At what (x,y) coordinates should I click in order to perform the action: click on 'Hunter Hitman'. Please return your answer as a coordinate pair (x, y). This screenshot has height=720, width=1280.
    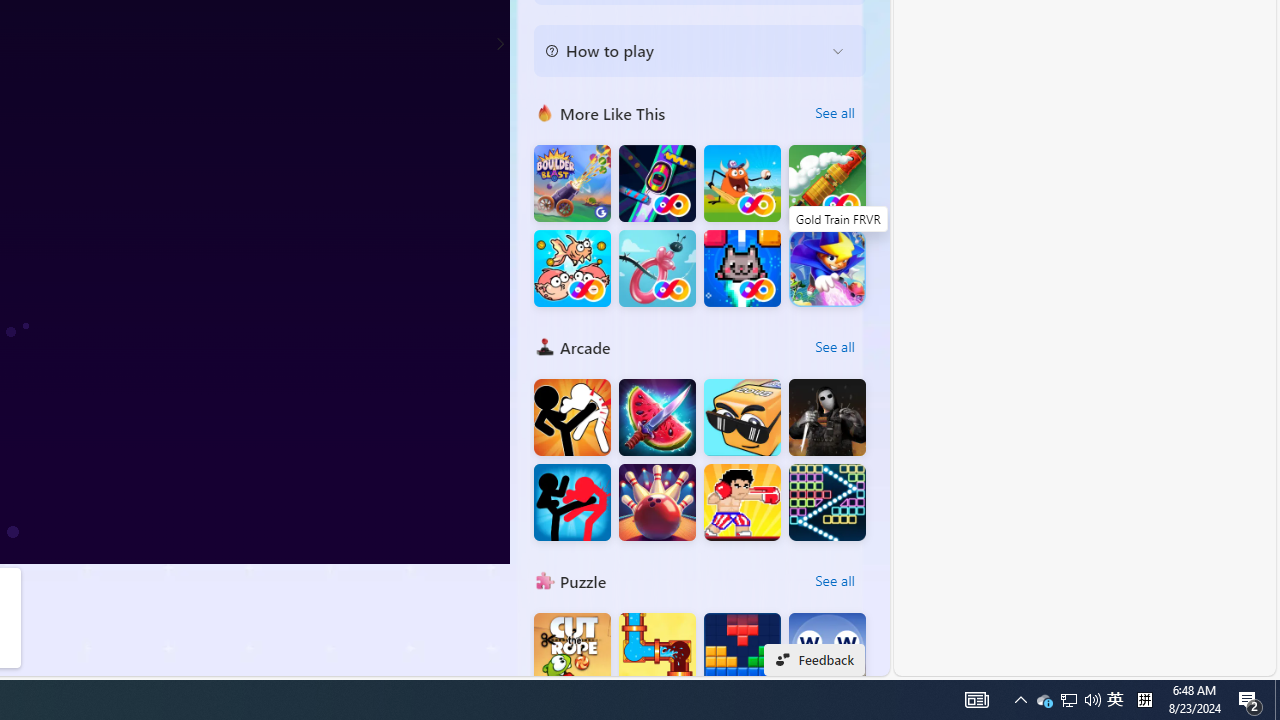
    Looking at the image, I should click on (827, 416).